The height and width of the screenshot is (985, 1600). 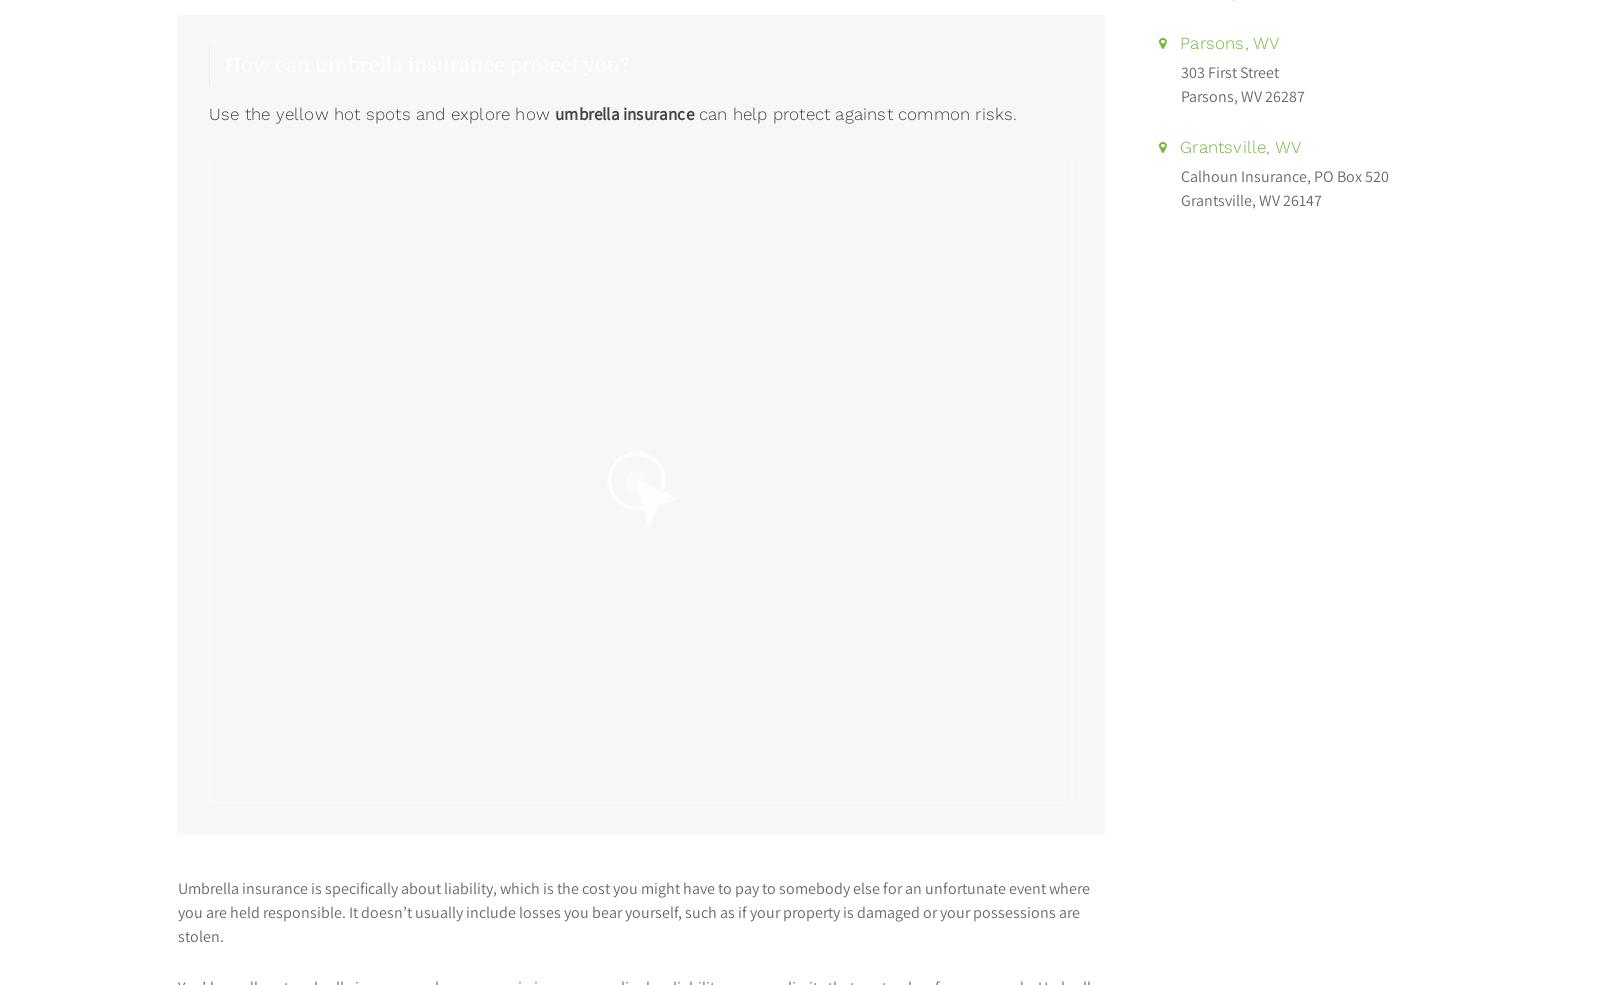 I want to click on 'Parsons, WV 26287', so click(x=1242, y=95).